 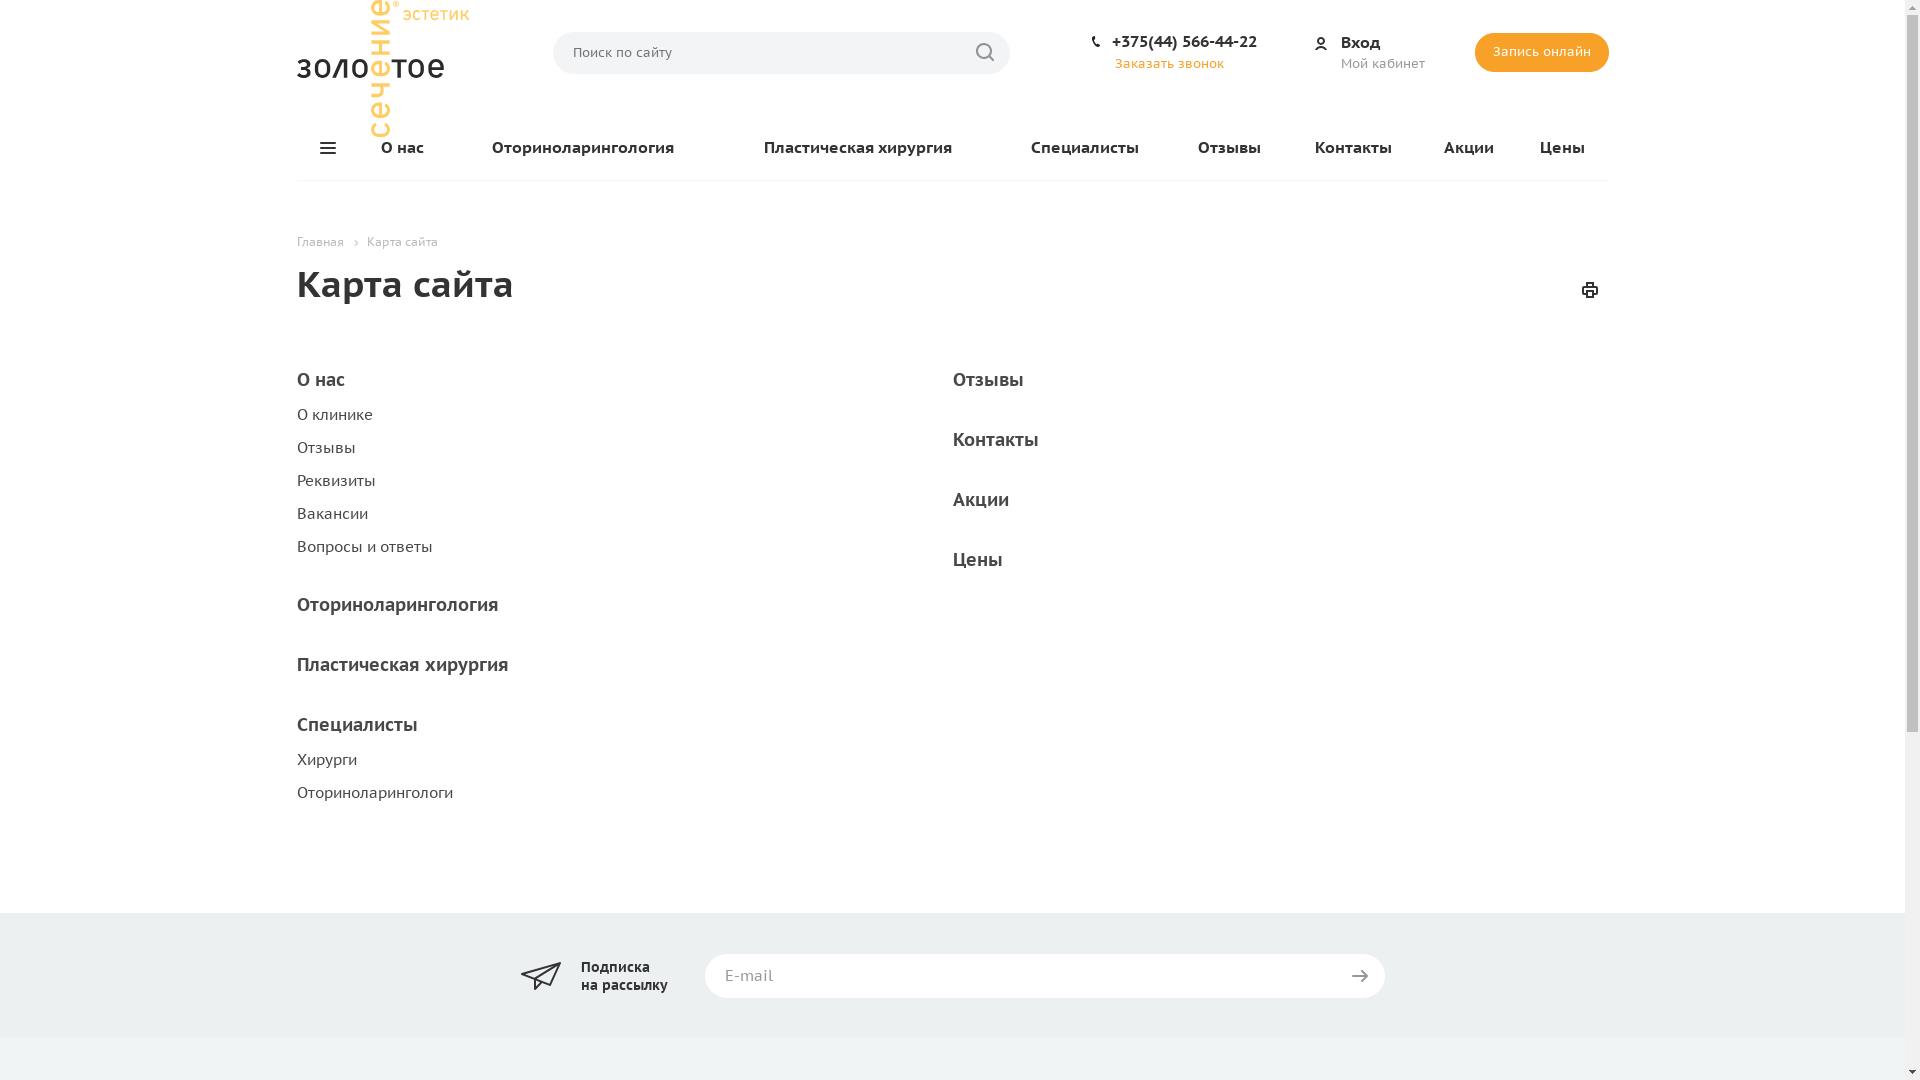 What do you see at coordinates (382, 67) in the screenshot?
I see `'LOR'` at bounding box center [382, 67].